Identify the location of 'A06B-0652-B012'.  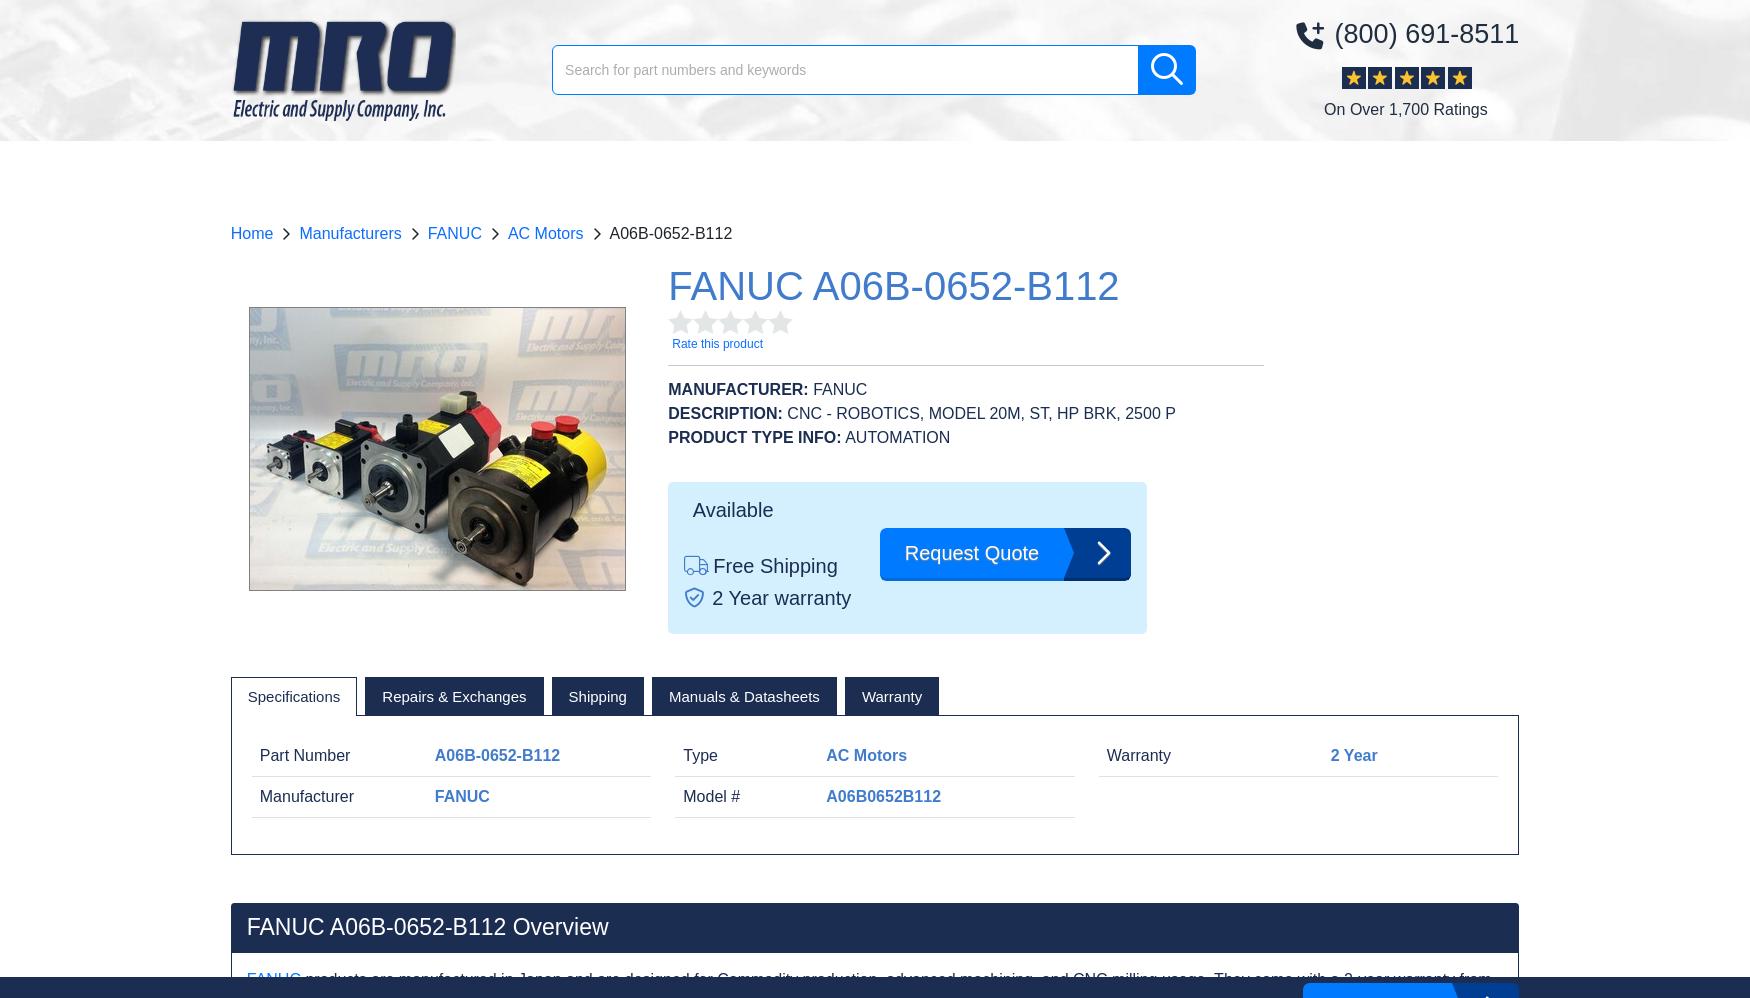
(381, 950).